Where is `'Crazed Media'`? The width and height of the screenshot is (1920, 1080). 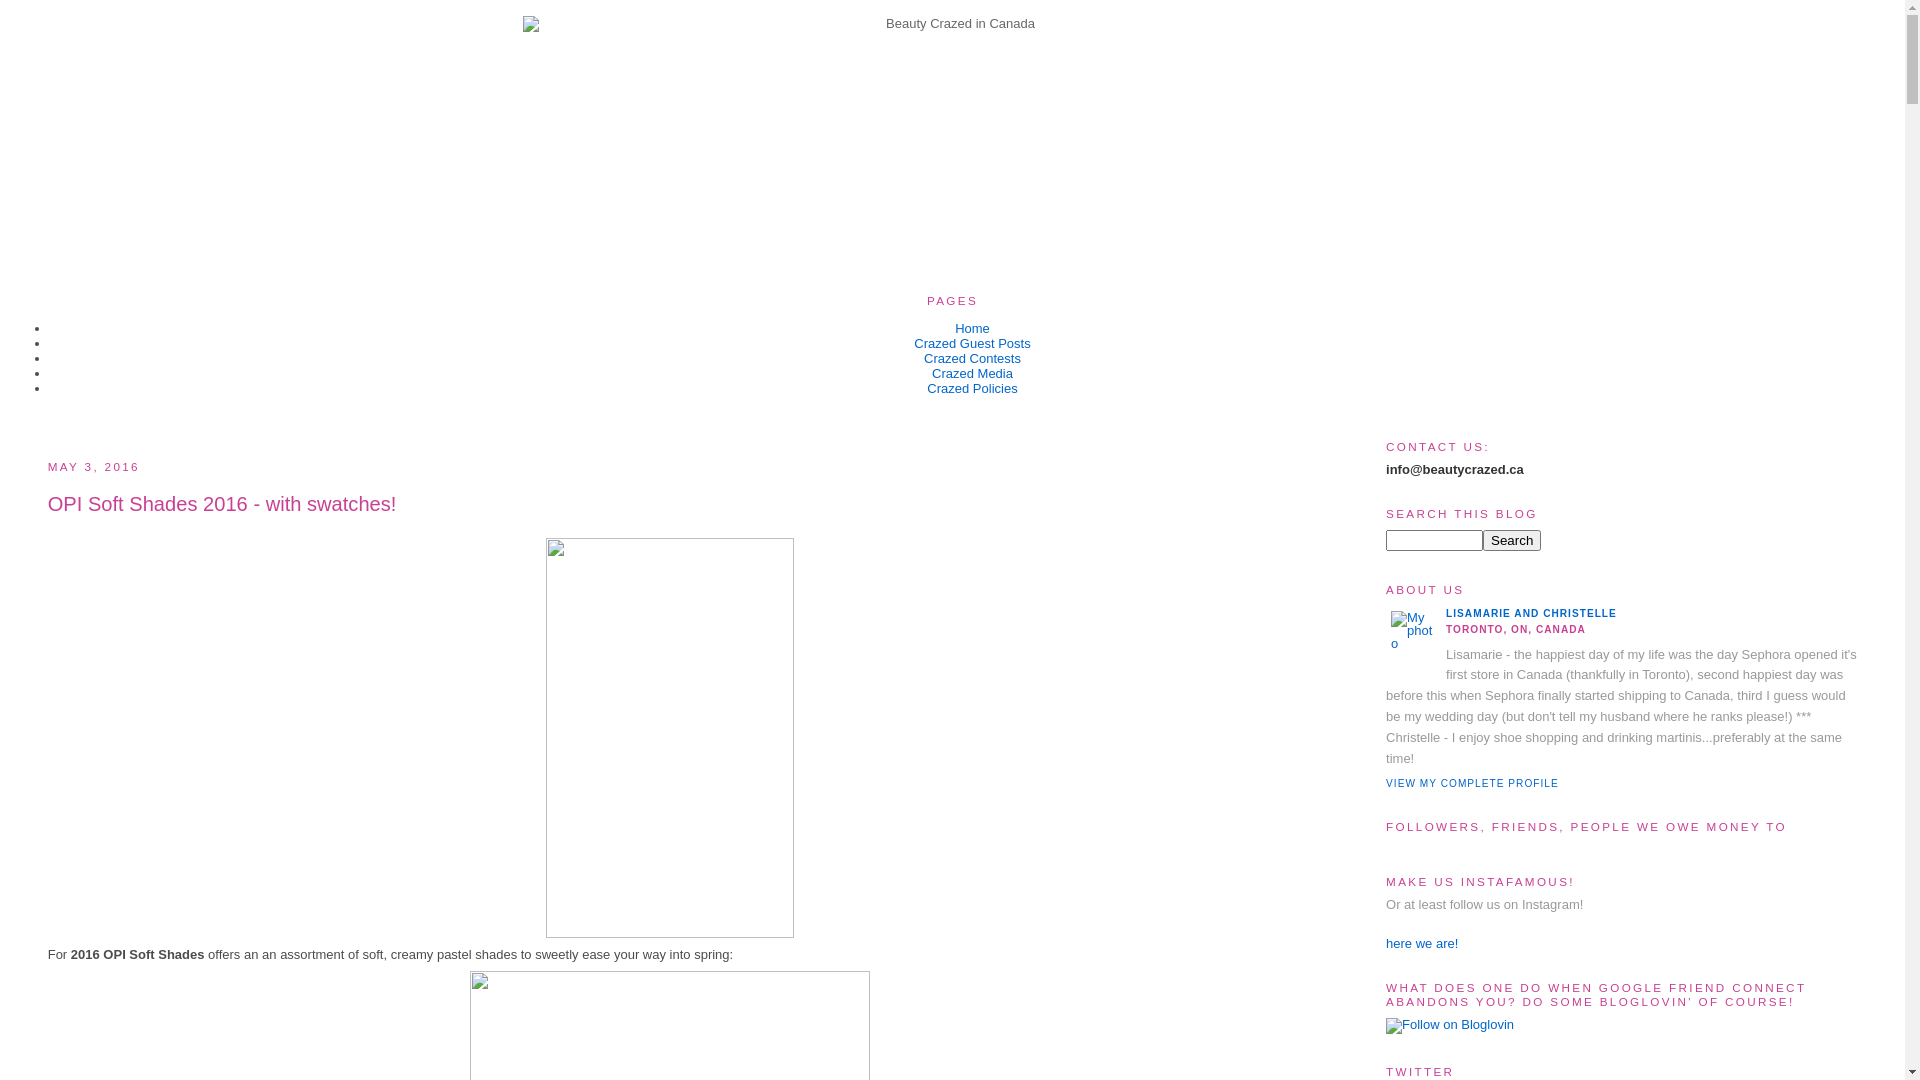
'Crazed Media' is located at coordinates (930, 373).